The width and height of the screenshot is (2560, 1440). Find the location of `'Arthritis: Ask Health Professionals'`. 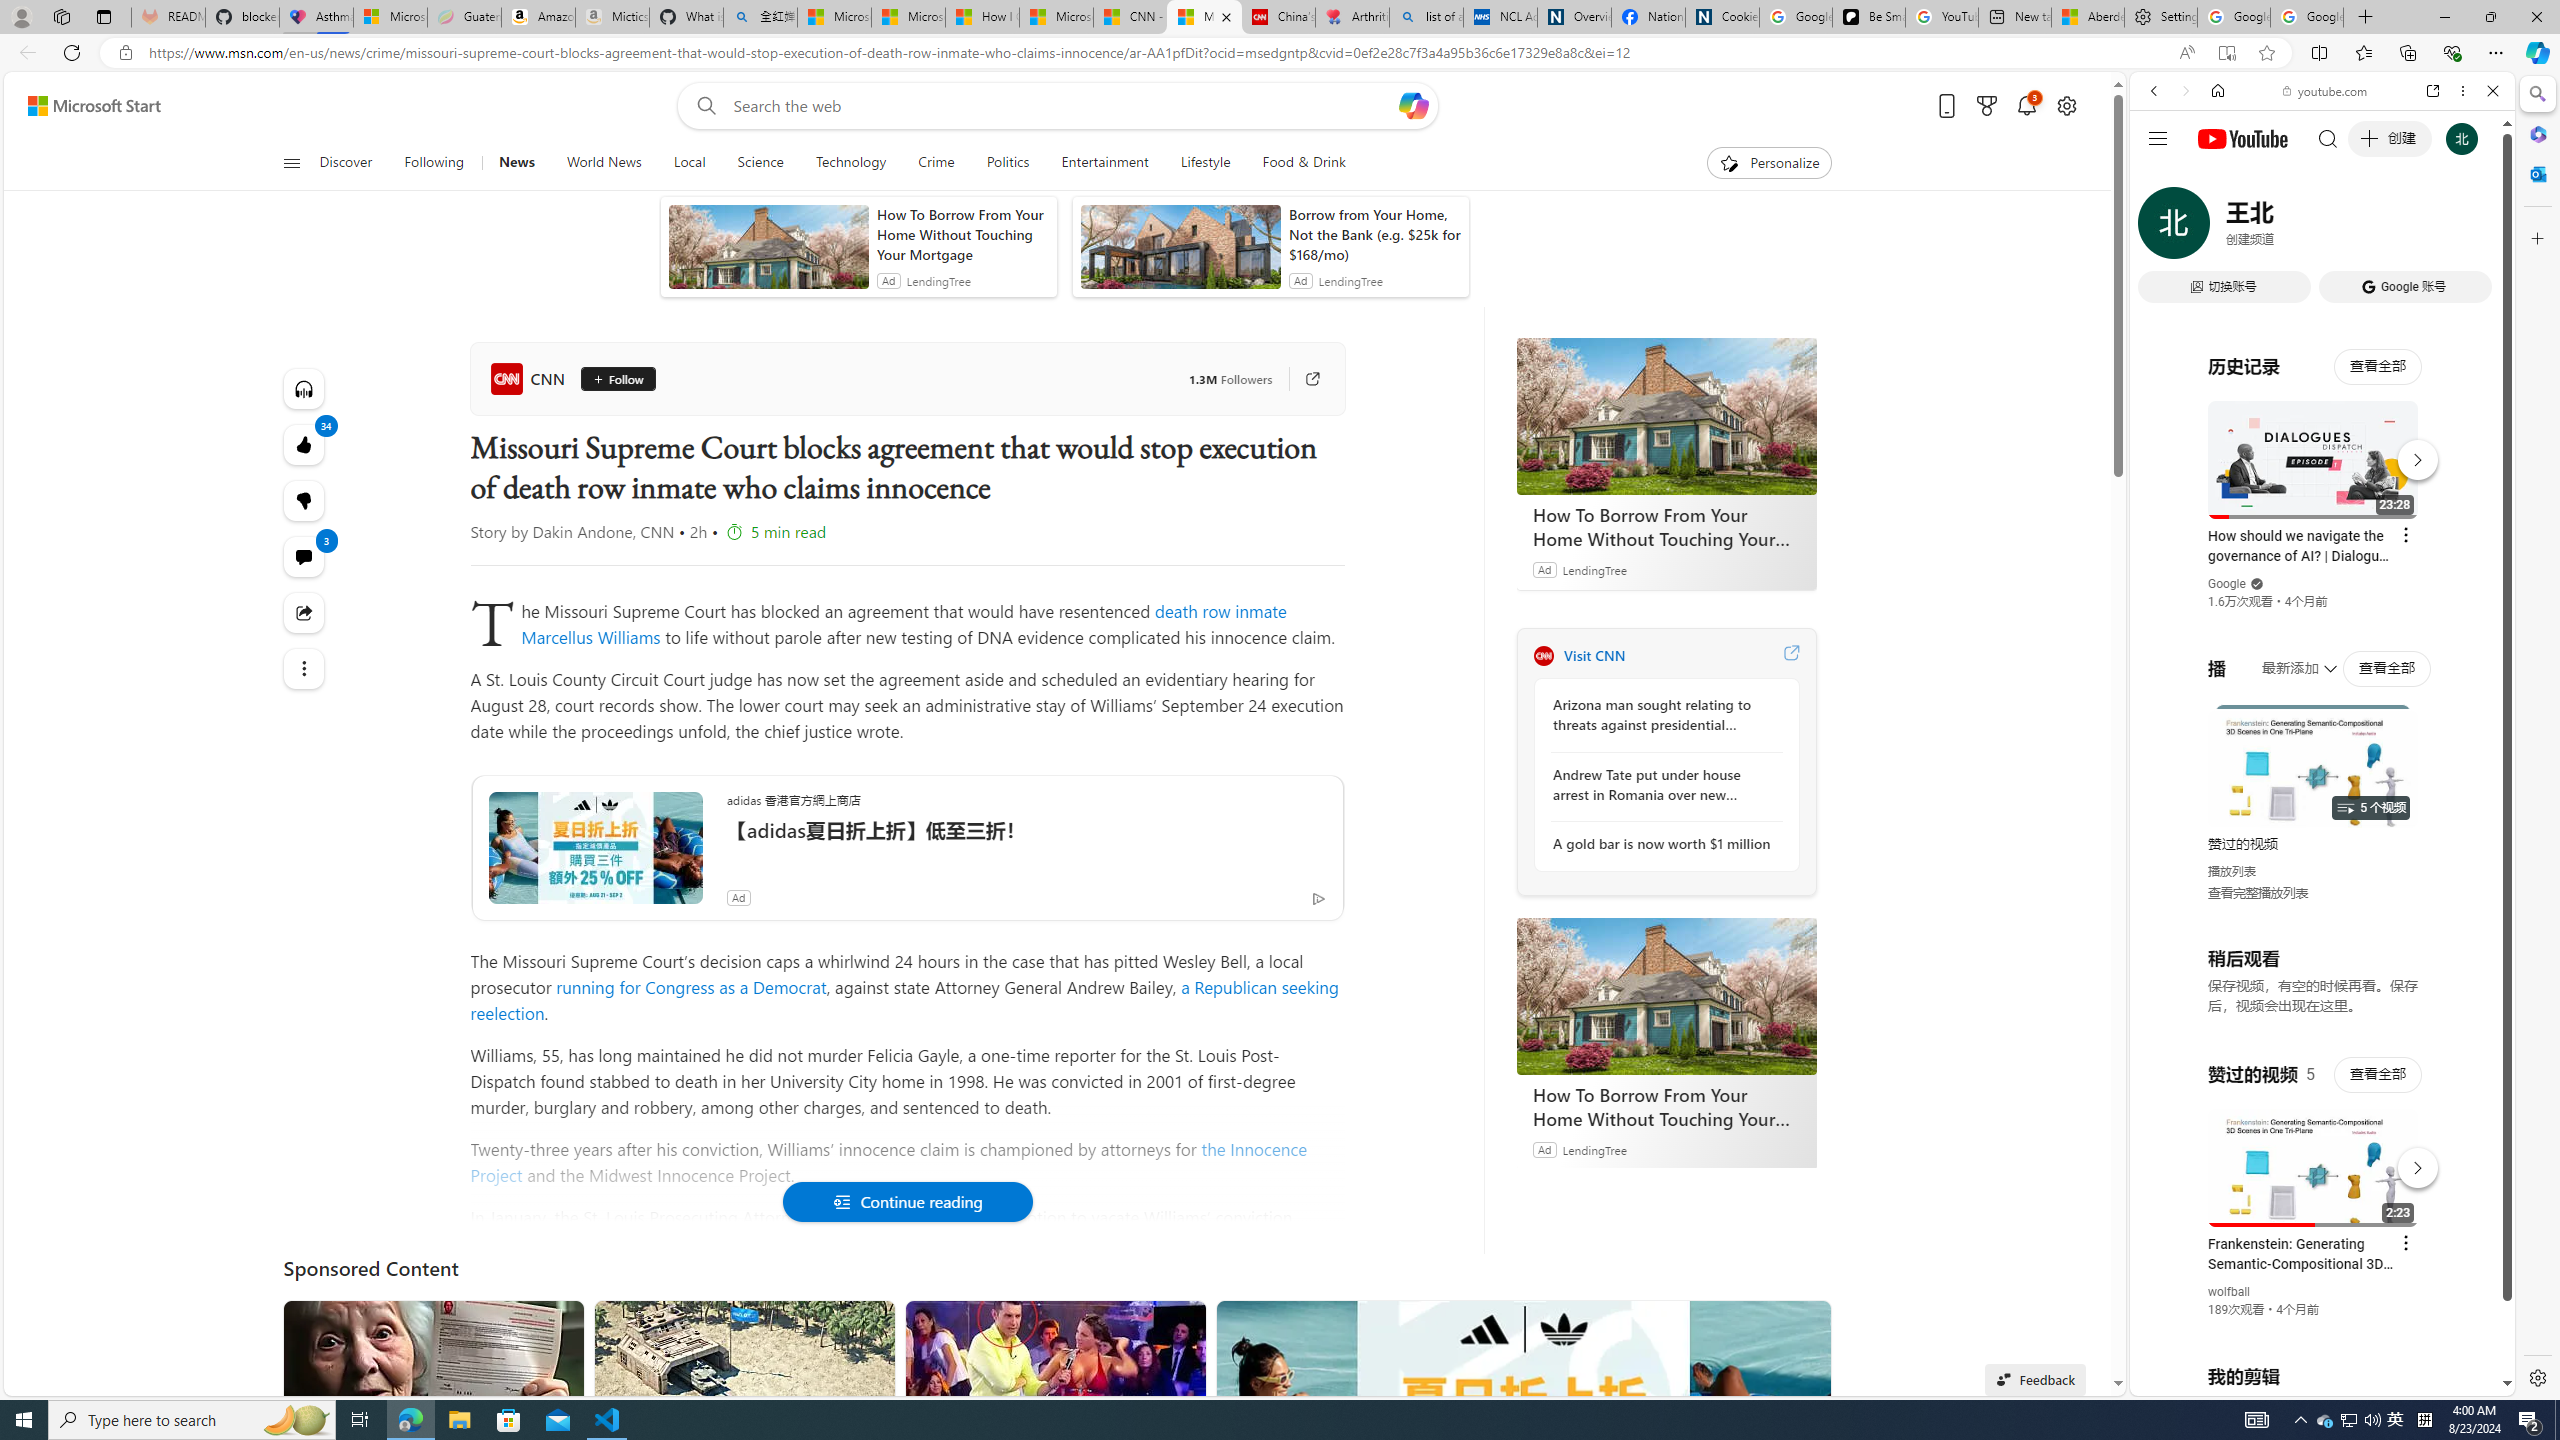

'Arthritis: Ask Health Professionals' is located at coordinates (1352, 16).